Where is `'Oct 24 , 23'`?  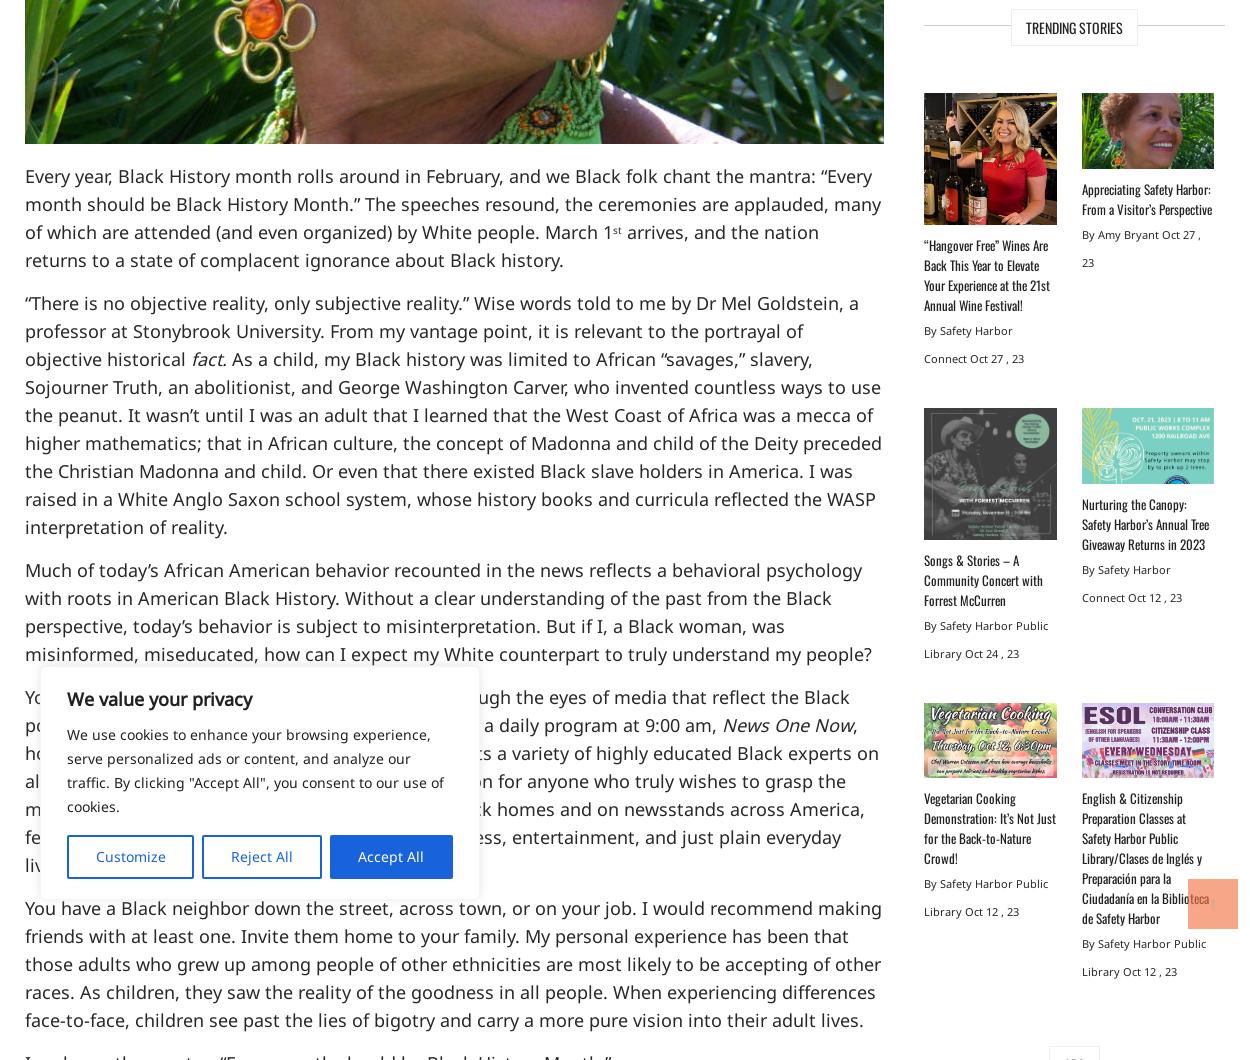
'Oct 24 , 23' is located at coordinates (991, 653).